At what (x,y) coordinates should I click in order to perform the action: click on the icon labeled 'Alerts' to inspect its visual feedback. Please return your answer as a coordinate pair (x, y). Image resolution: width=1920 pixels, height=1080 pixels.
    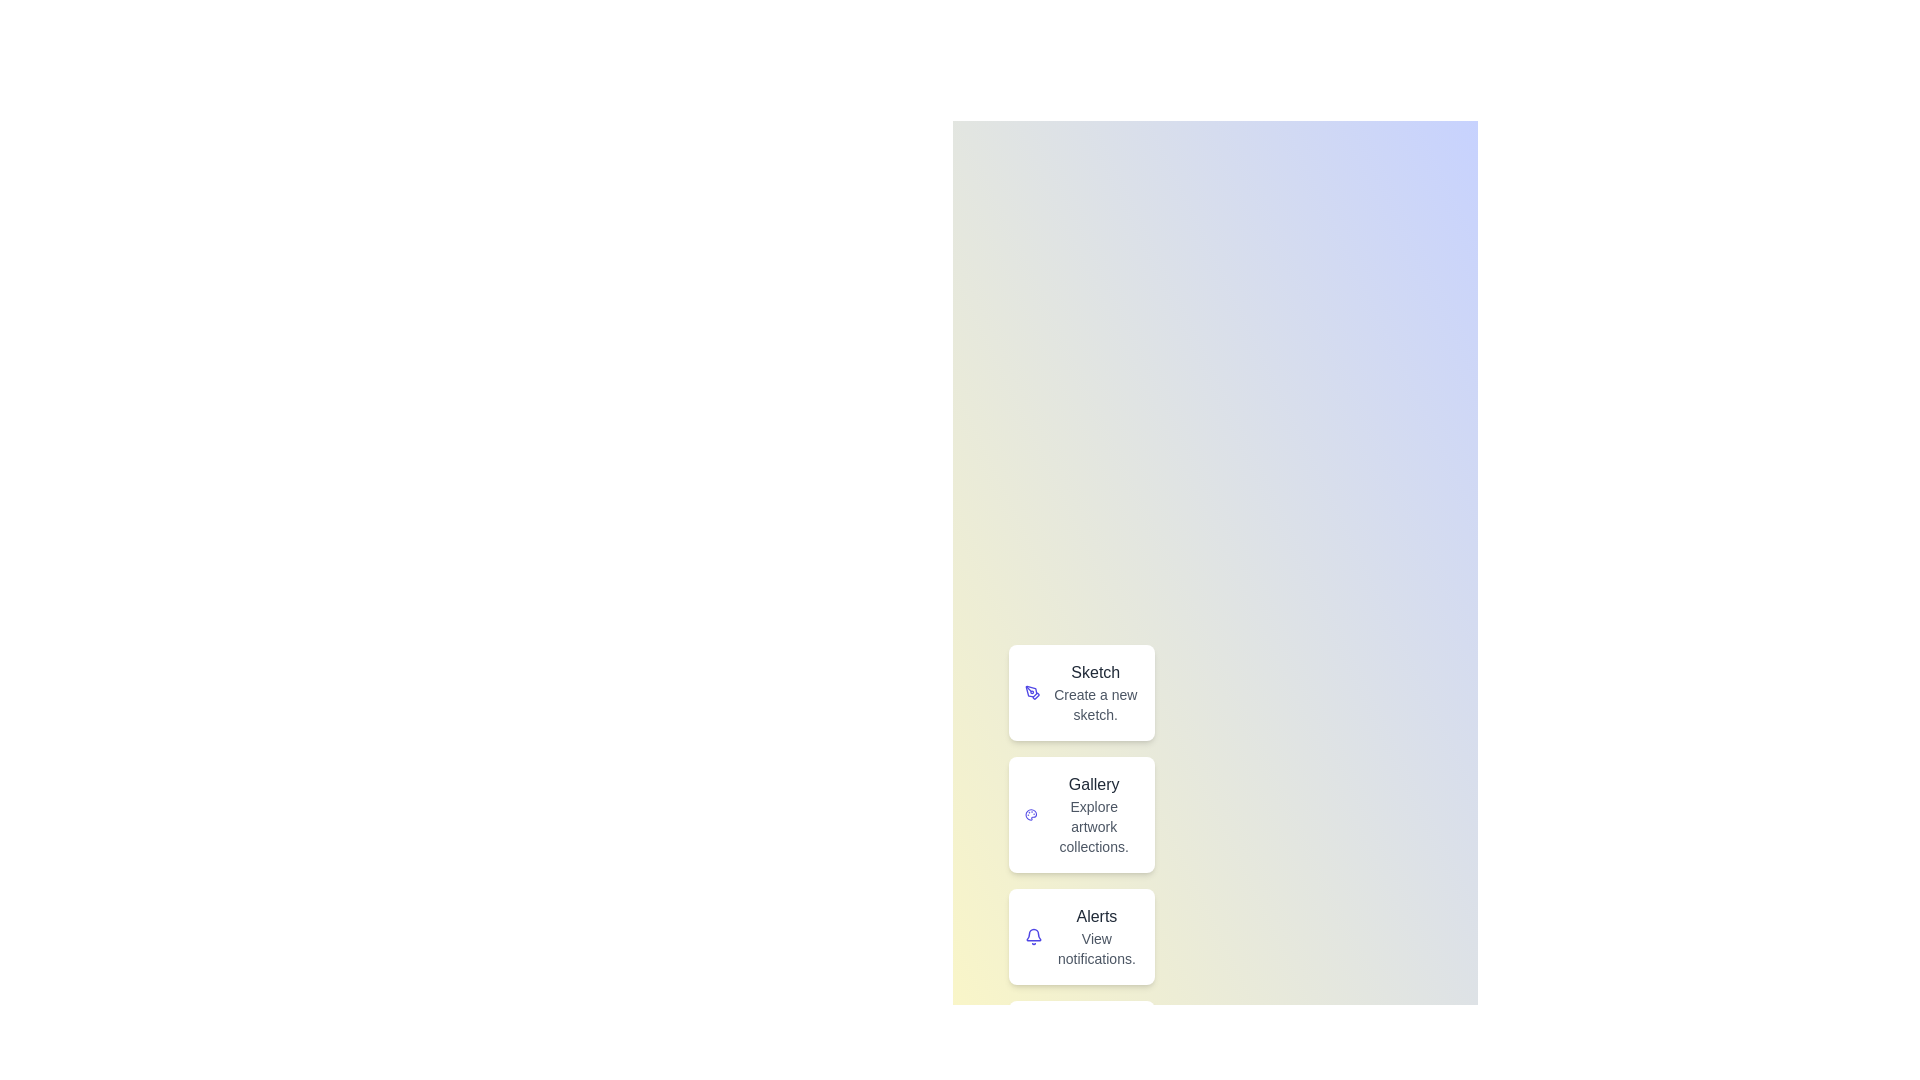
    Looking at the image, I should click on (1033, 937).